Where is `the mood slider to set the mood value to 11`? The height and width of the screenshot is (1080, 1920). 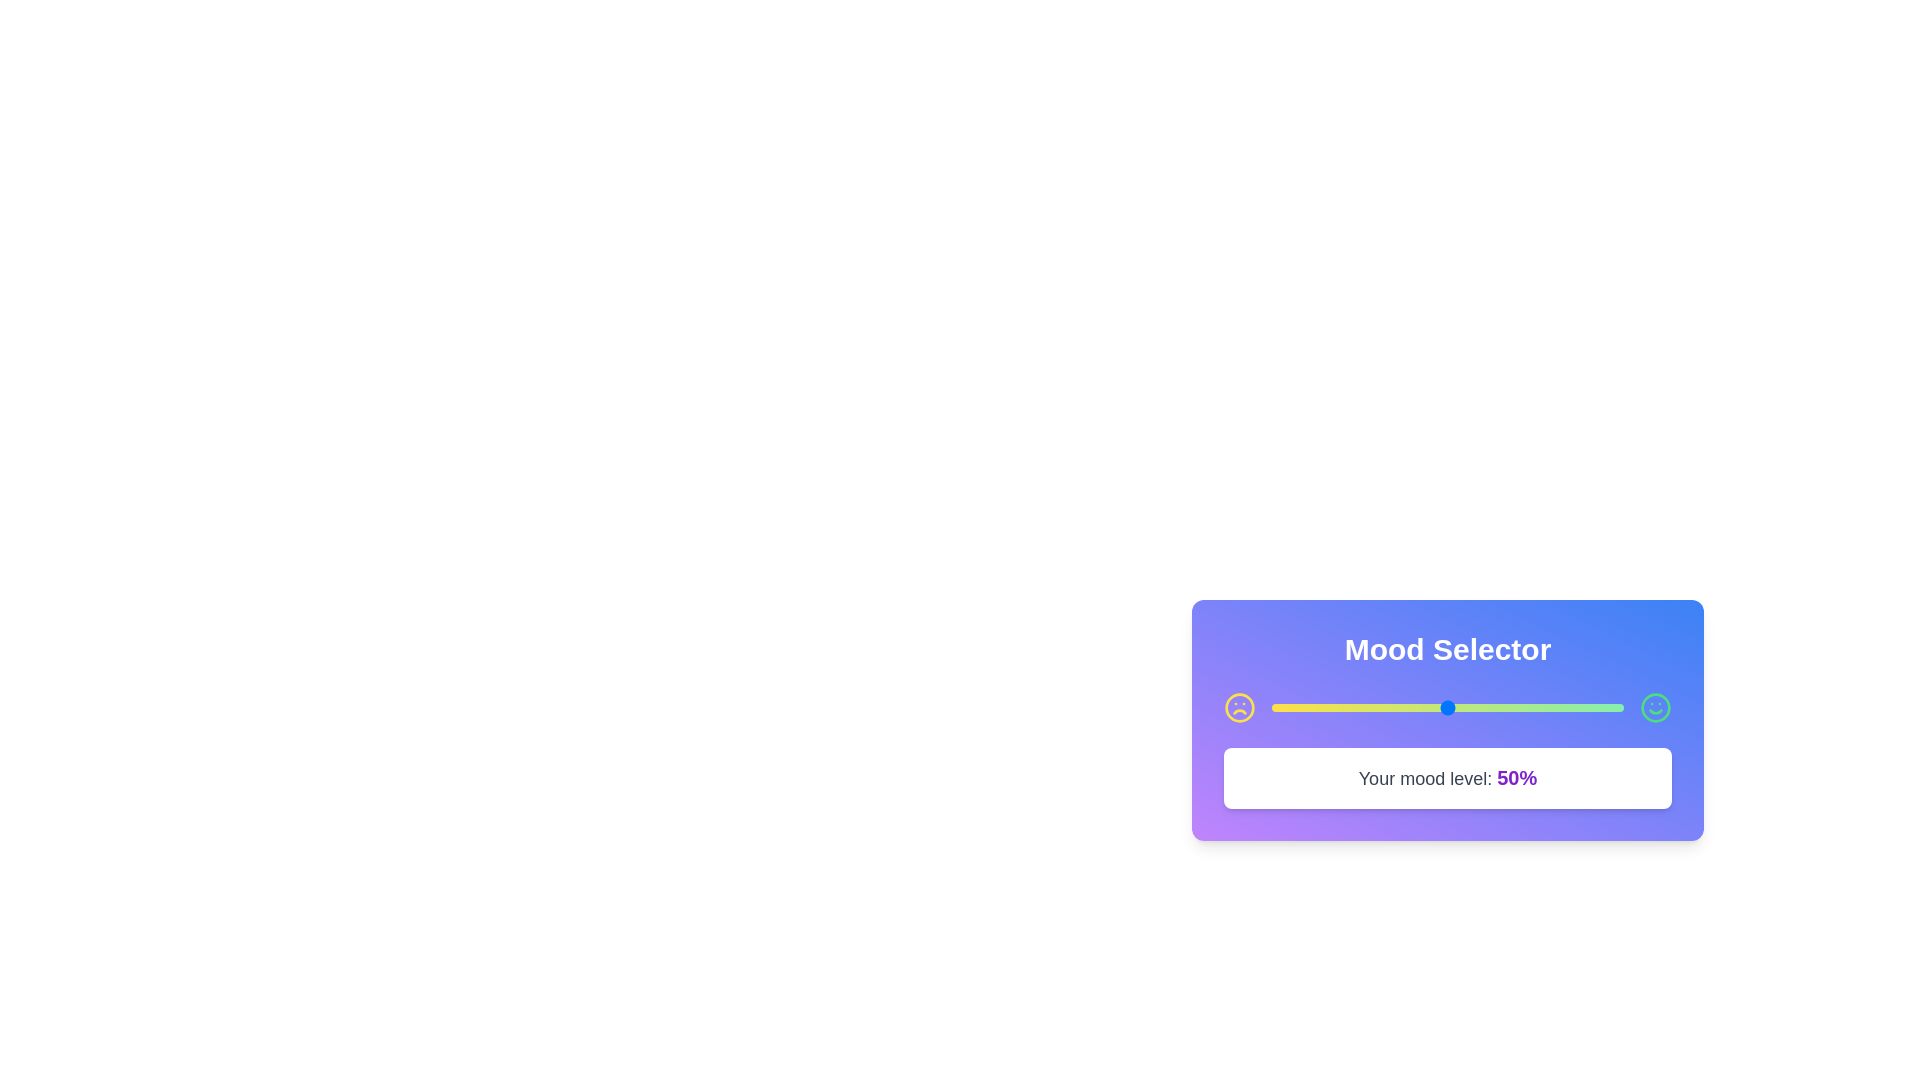 the mood slider to set the mood value to 11 is located at coordinates (1310, 707).